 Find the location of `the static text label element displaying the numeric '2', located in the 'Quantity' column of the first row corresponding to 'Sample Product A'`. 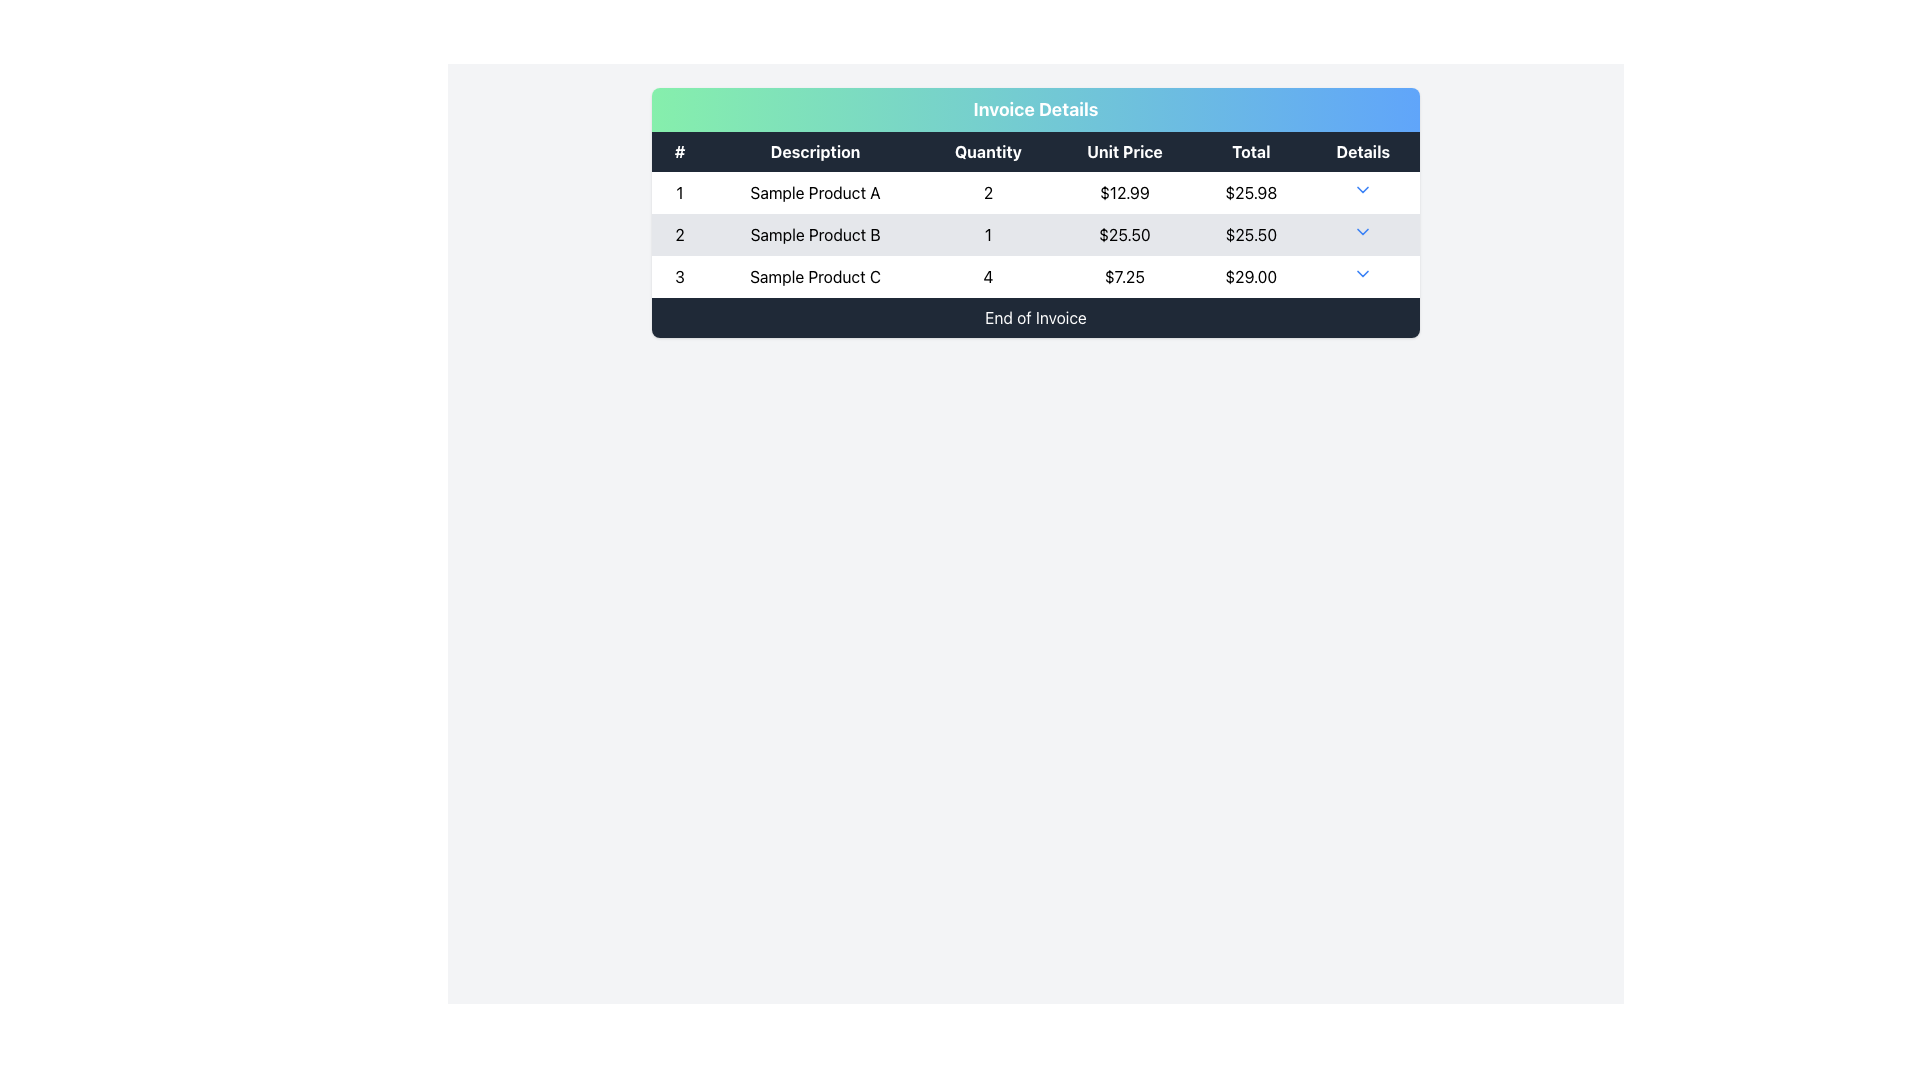

the static text label element displaying the numeric '2', located in the 'Quantity' column of the first row corresponding to 'Sample Product A' is located at coordinates (988, 192).